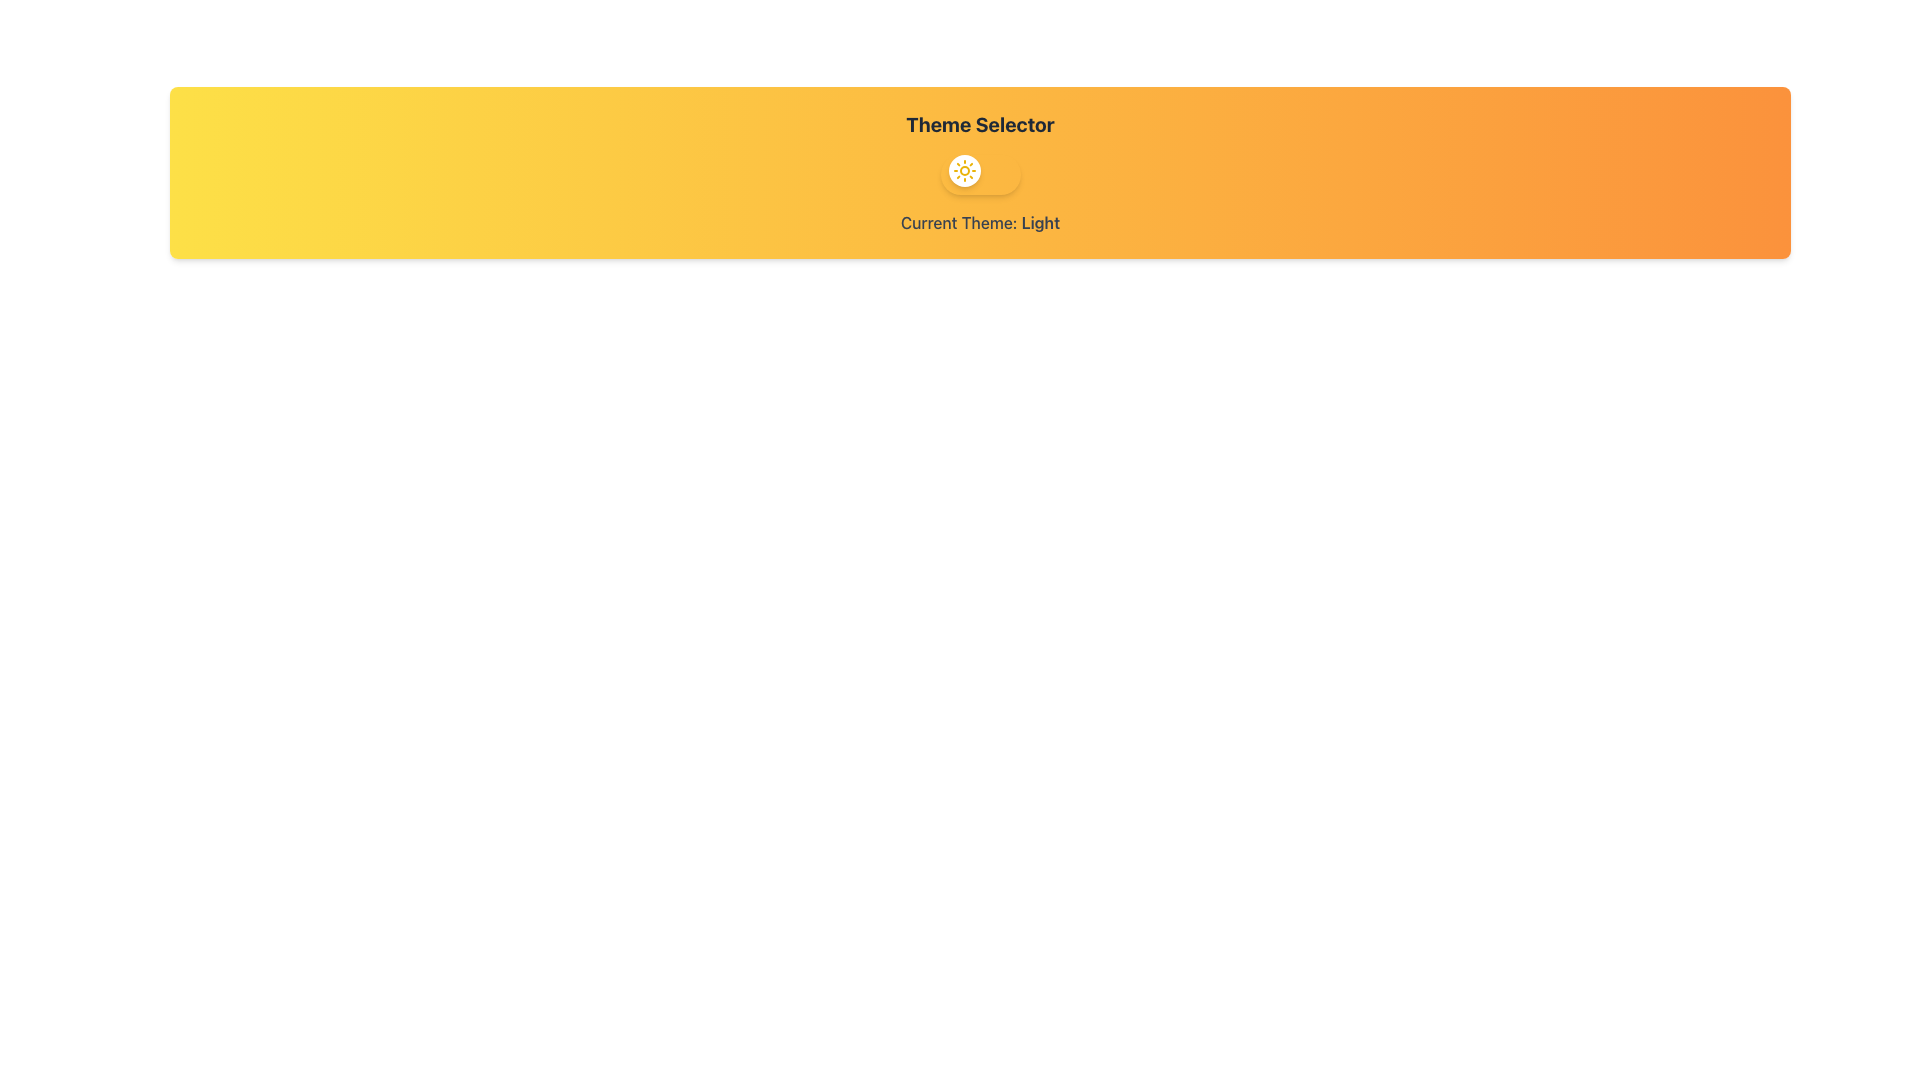 This screenshot has width=1920, height=1080. I want to click on the label that displays the currently selected theme of the application, located at the bottom of the 'Theme Selector' interface, directly below the toggle switch, so click(980, 223).